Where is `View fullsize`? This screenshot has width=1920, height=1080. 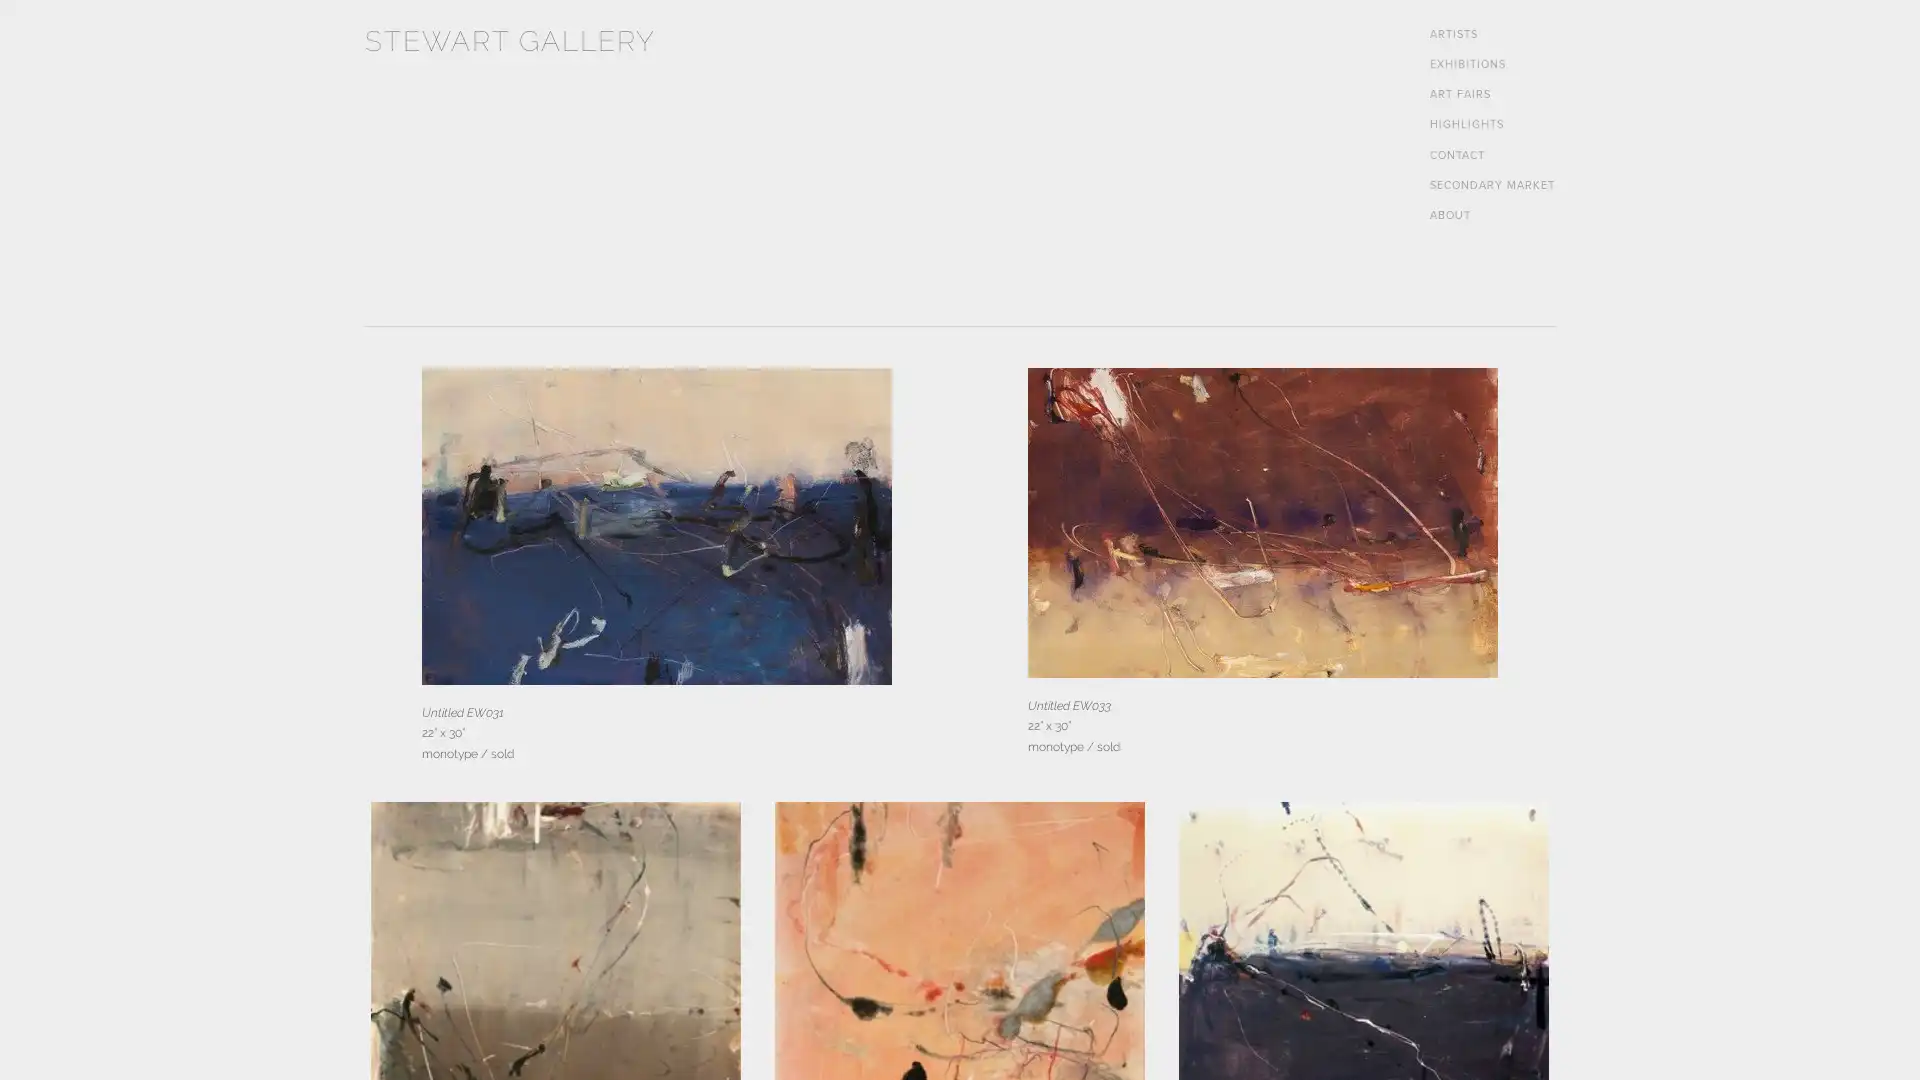 View fullsize is located at coordinates (656, 525).